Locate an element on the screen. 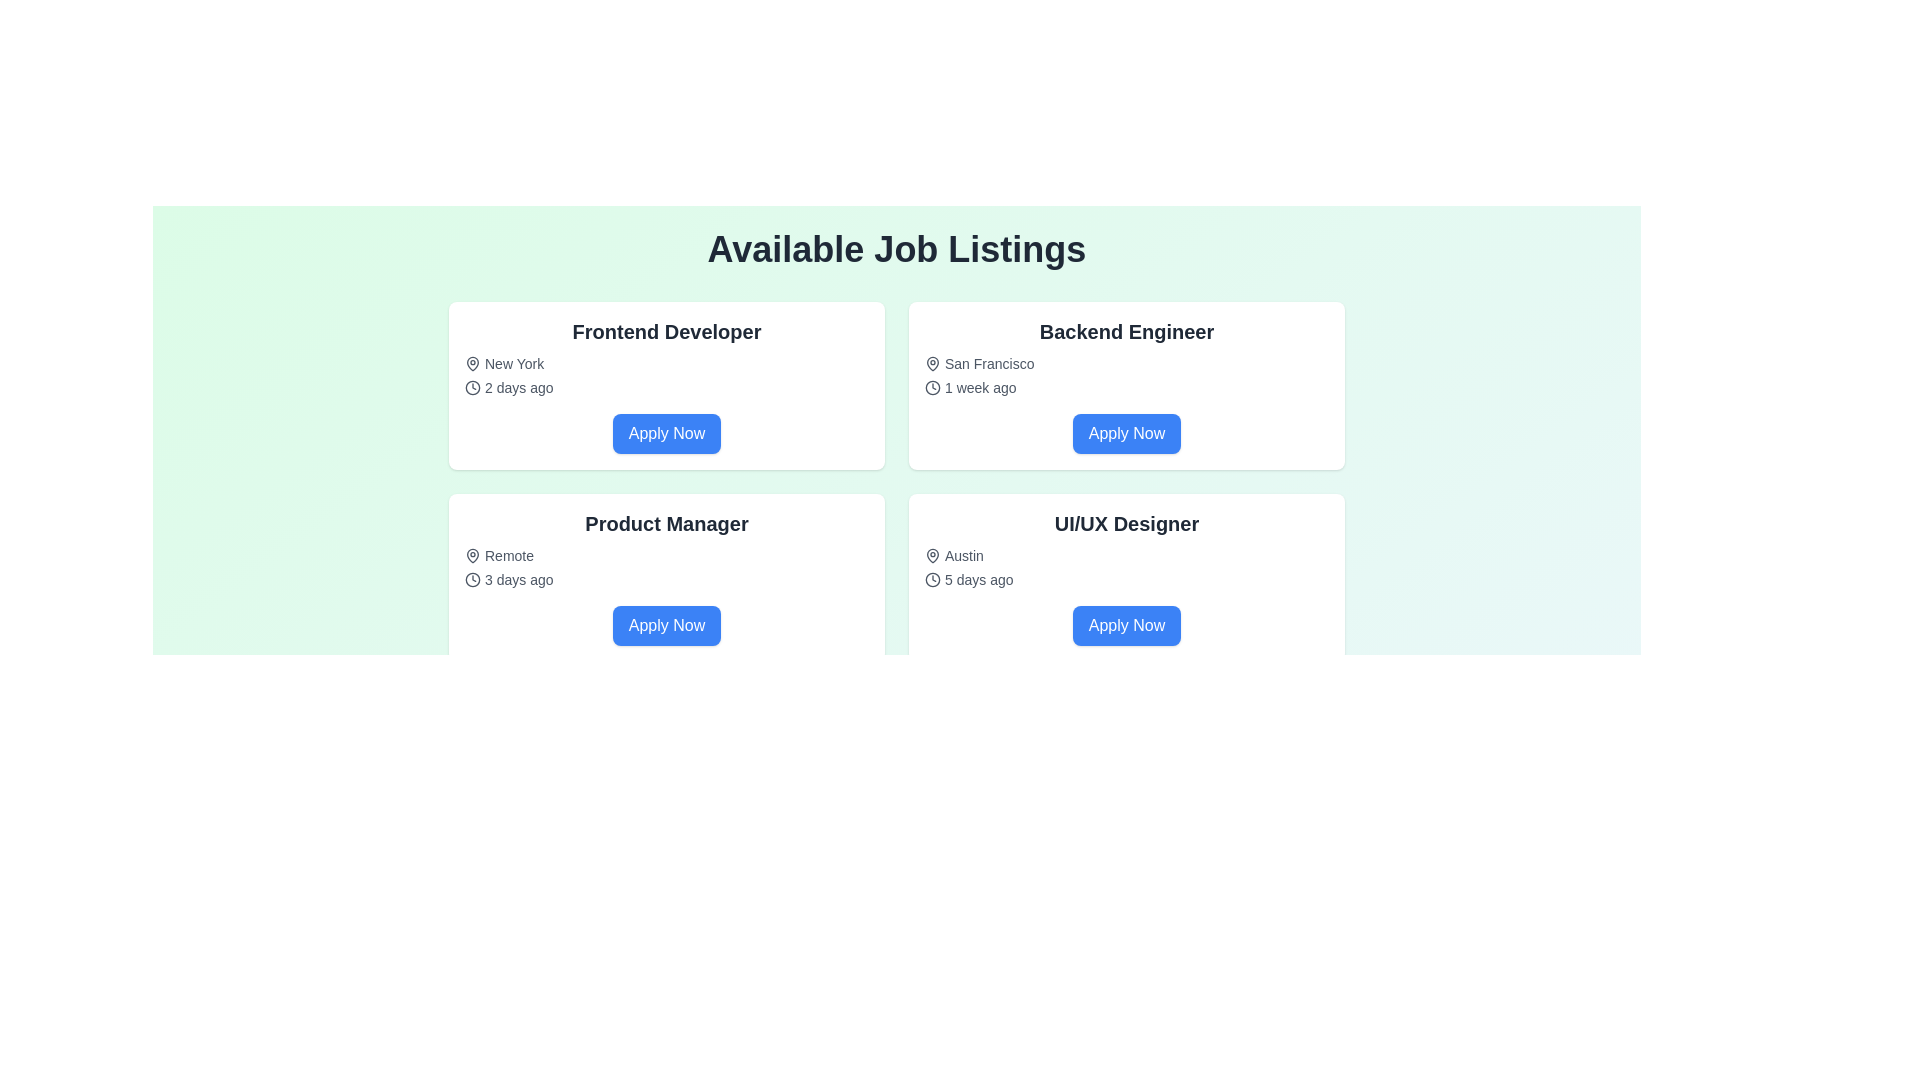 Image resolution: width=1920 pixels, height=1080 pixels. the 'Apply Now' button with a blue background and white text located at the bottom of the 'Frontend Developer' section to initiate the application process is located at coordinates (667, 433).